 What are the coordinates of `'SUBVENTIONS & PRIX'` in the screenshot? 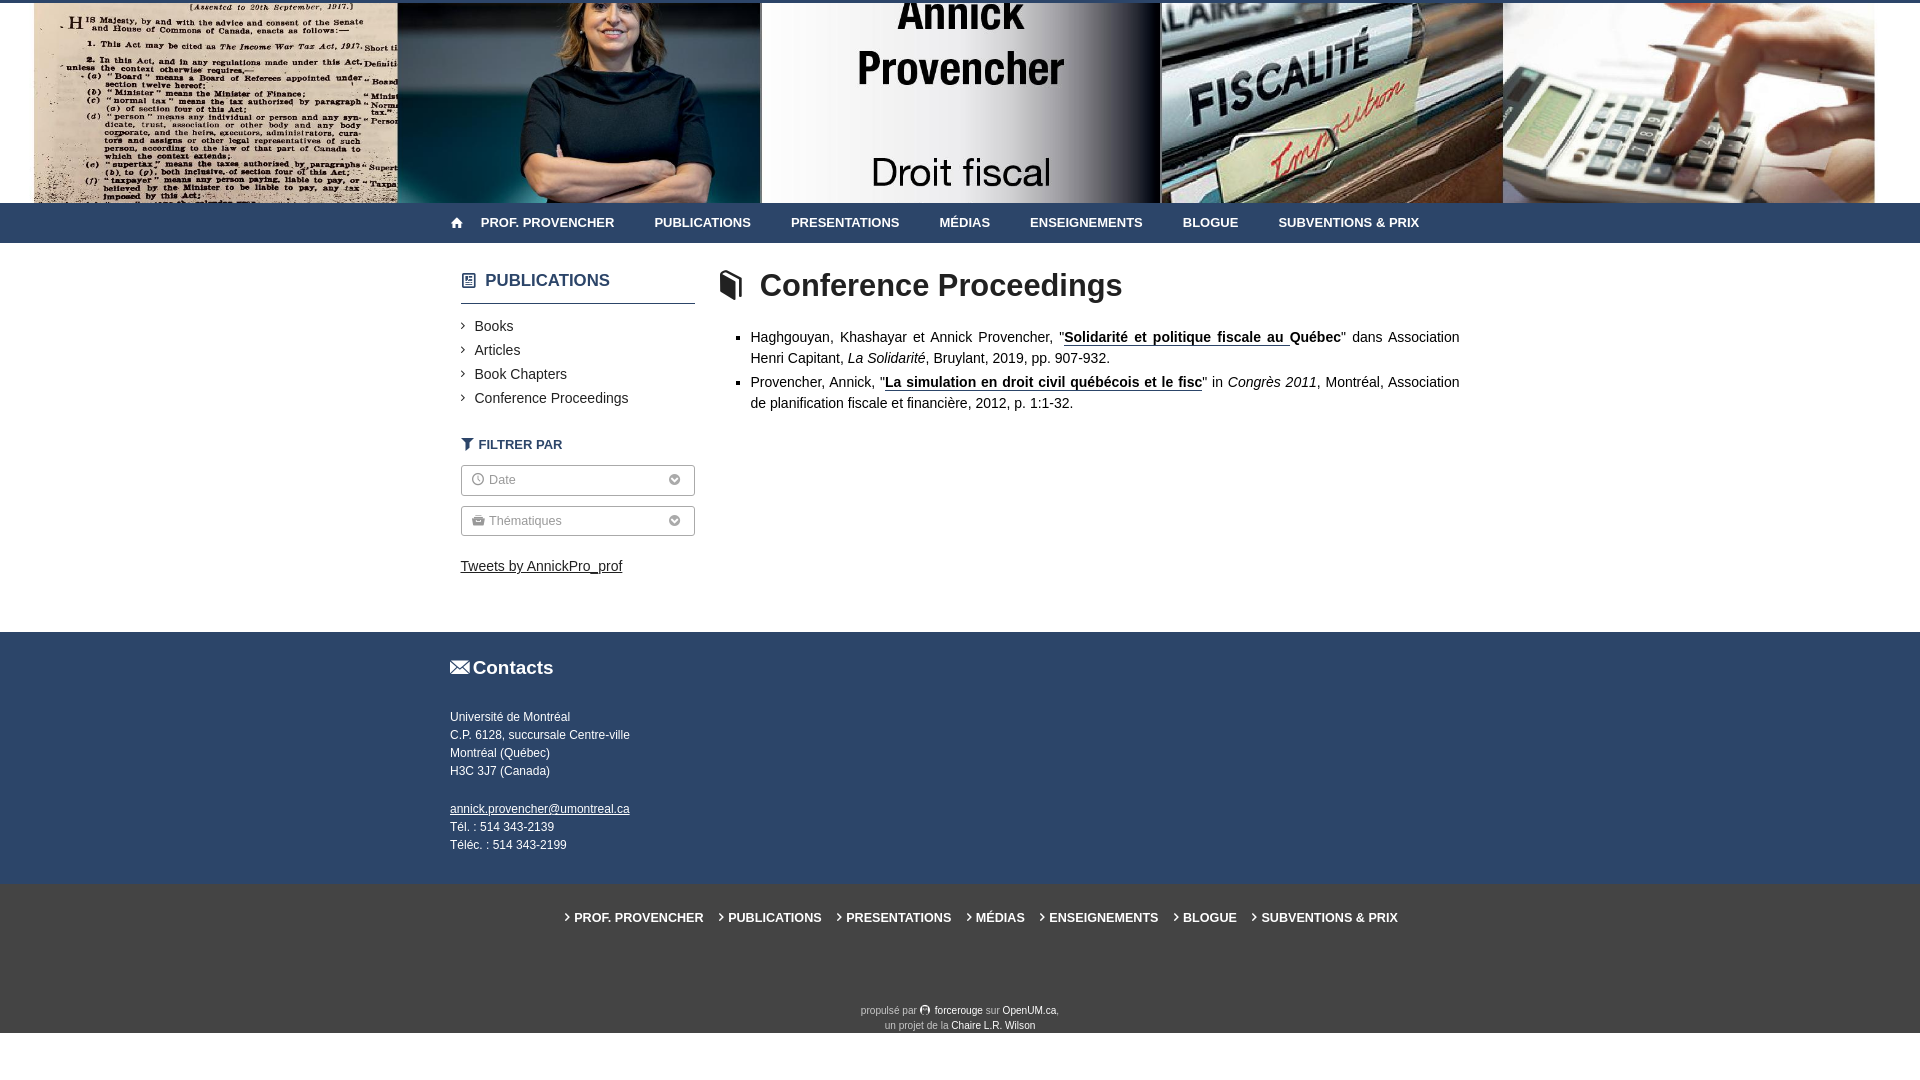 It's located at (1324, 918).